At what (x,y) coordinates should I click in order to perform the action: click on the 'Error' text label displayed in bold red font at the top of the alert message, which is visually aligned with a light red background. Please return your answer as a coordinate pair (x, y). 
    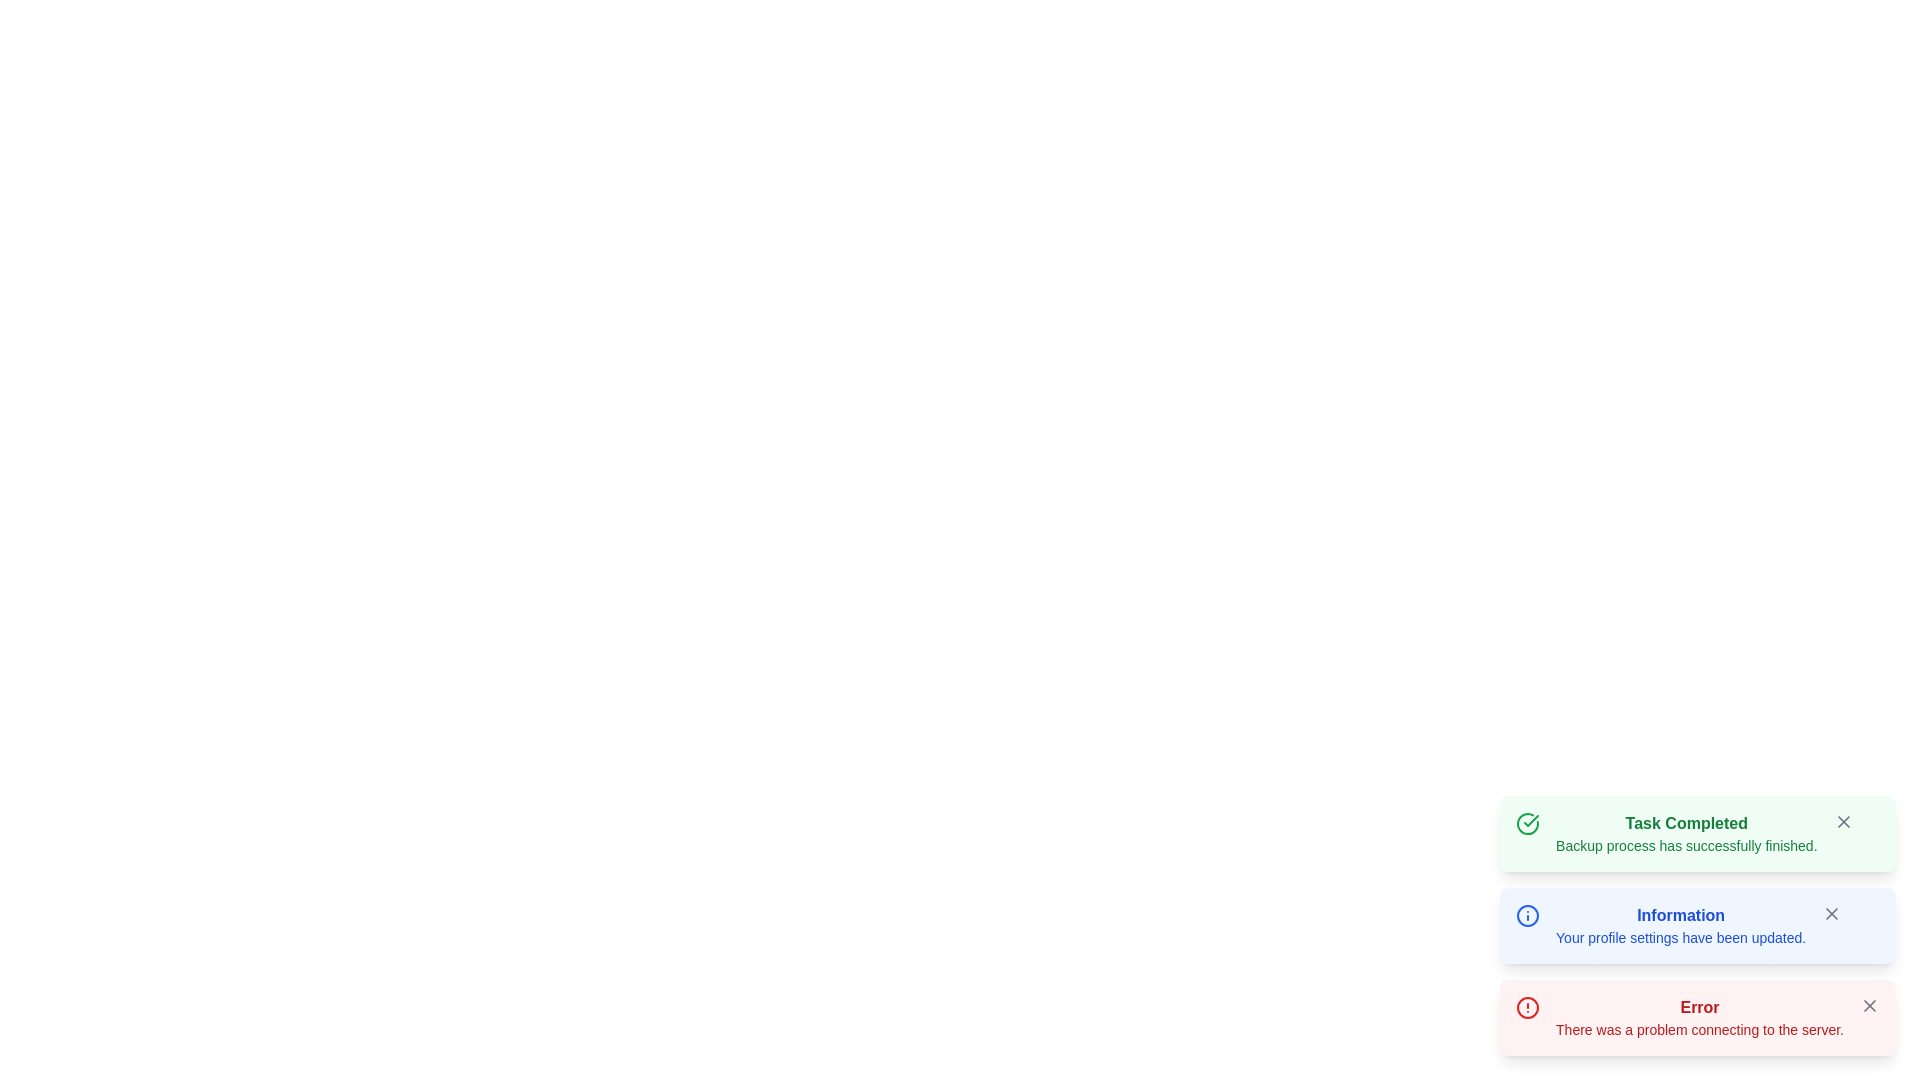
    Looking at the image, I should click on (1698, 1007).